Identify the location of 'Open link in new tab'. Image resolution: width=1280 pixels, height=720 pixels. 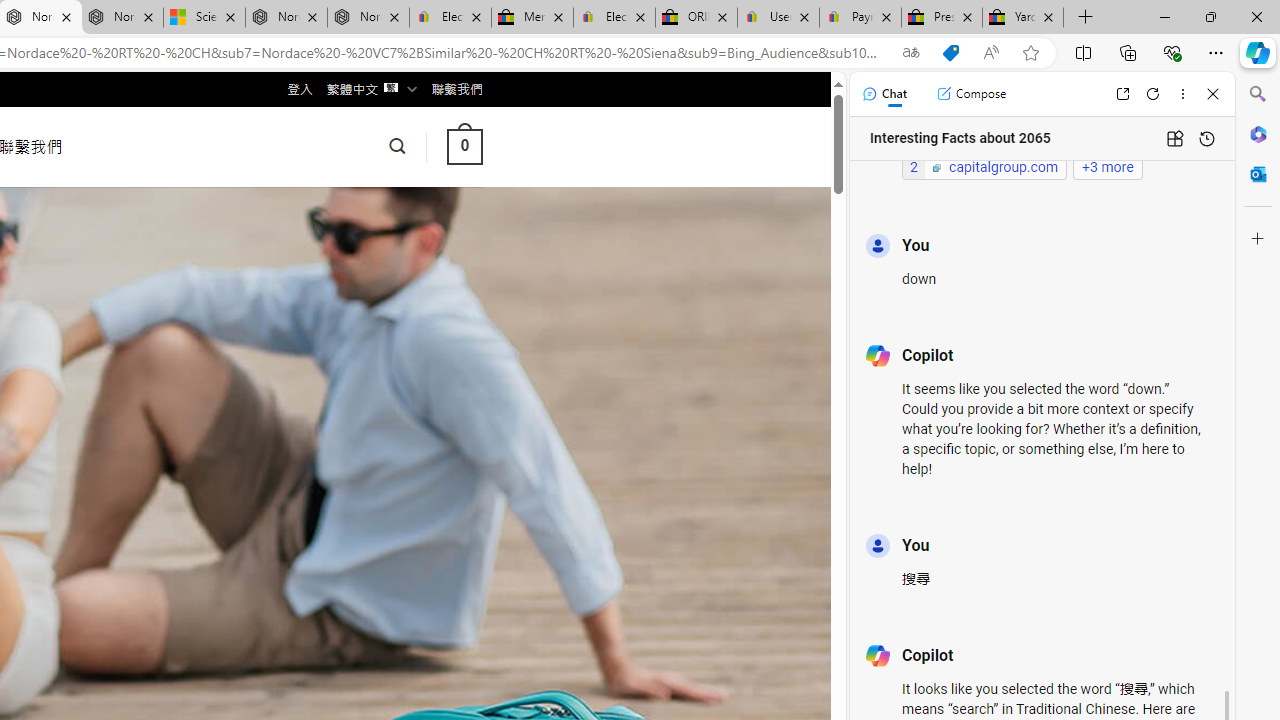
(1122, 93).